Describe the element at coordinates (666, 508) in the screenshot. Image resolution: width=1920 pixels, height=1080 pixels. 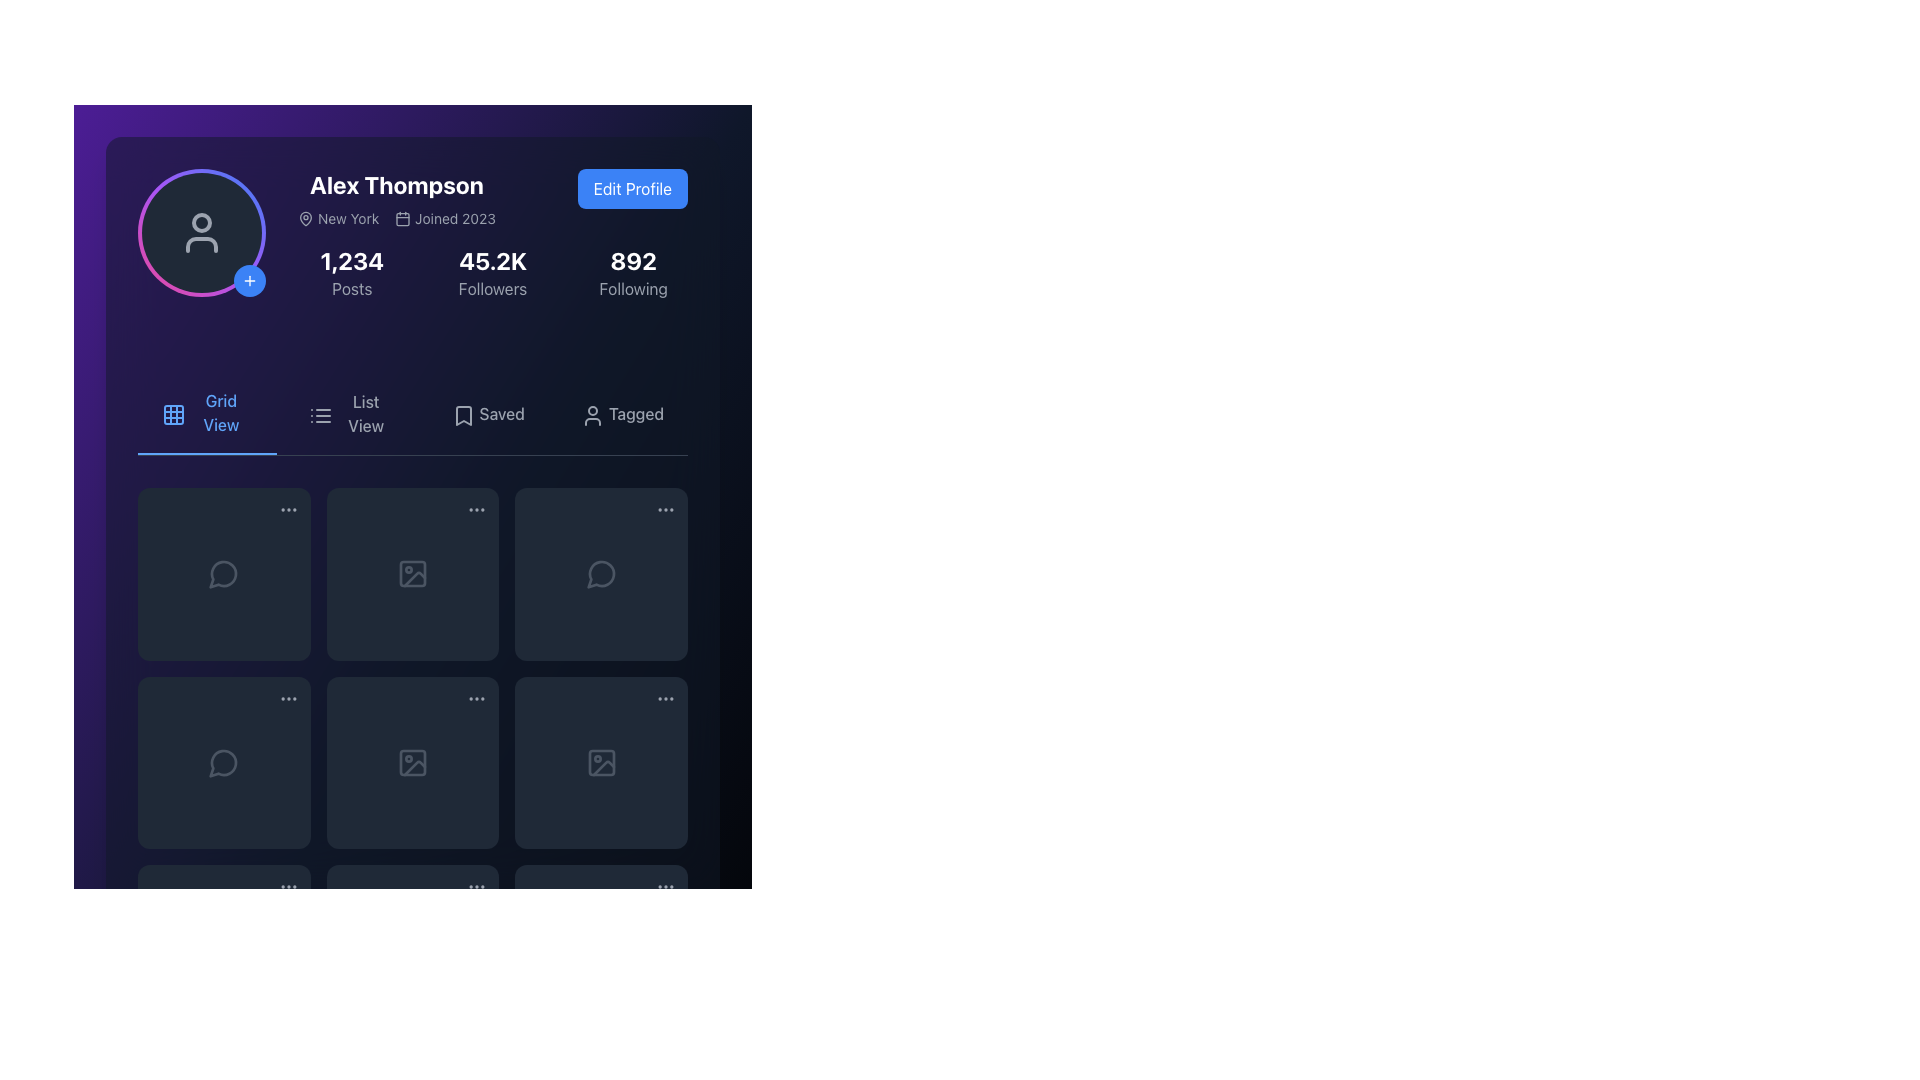
I see `the compact button featuring a triple-dot icon located in the top-right corner of a grid cell` at that location.